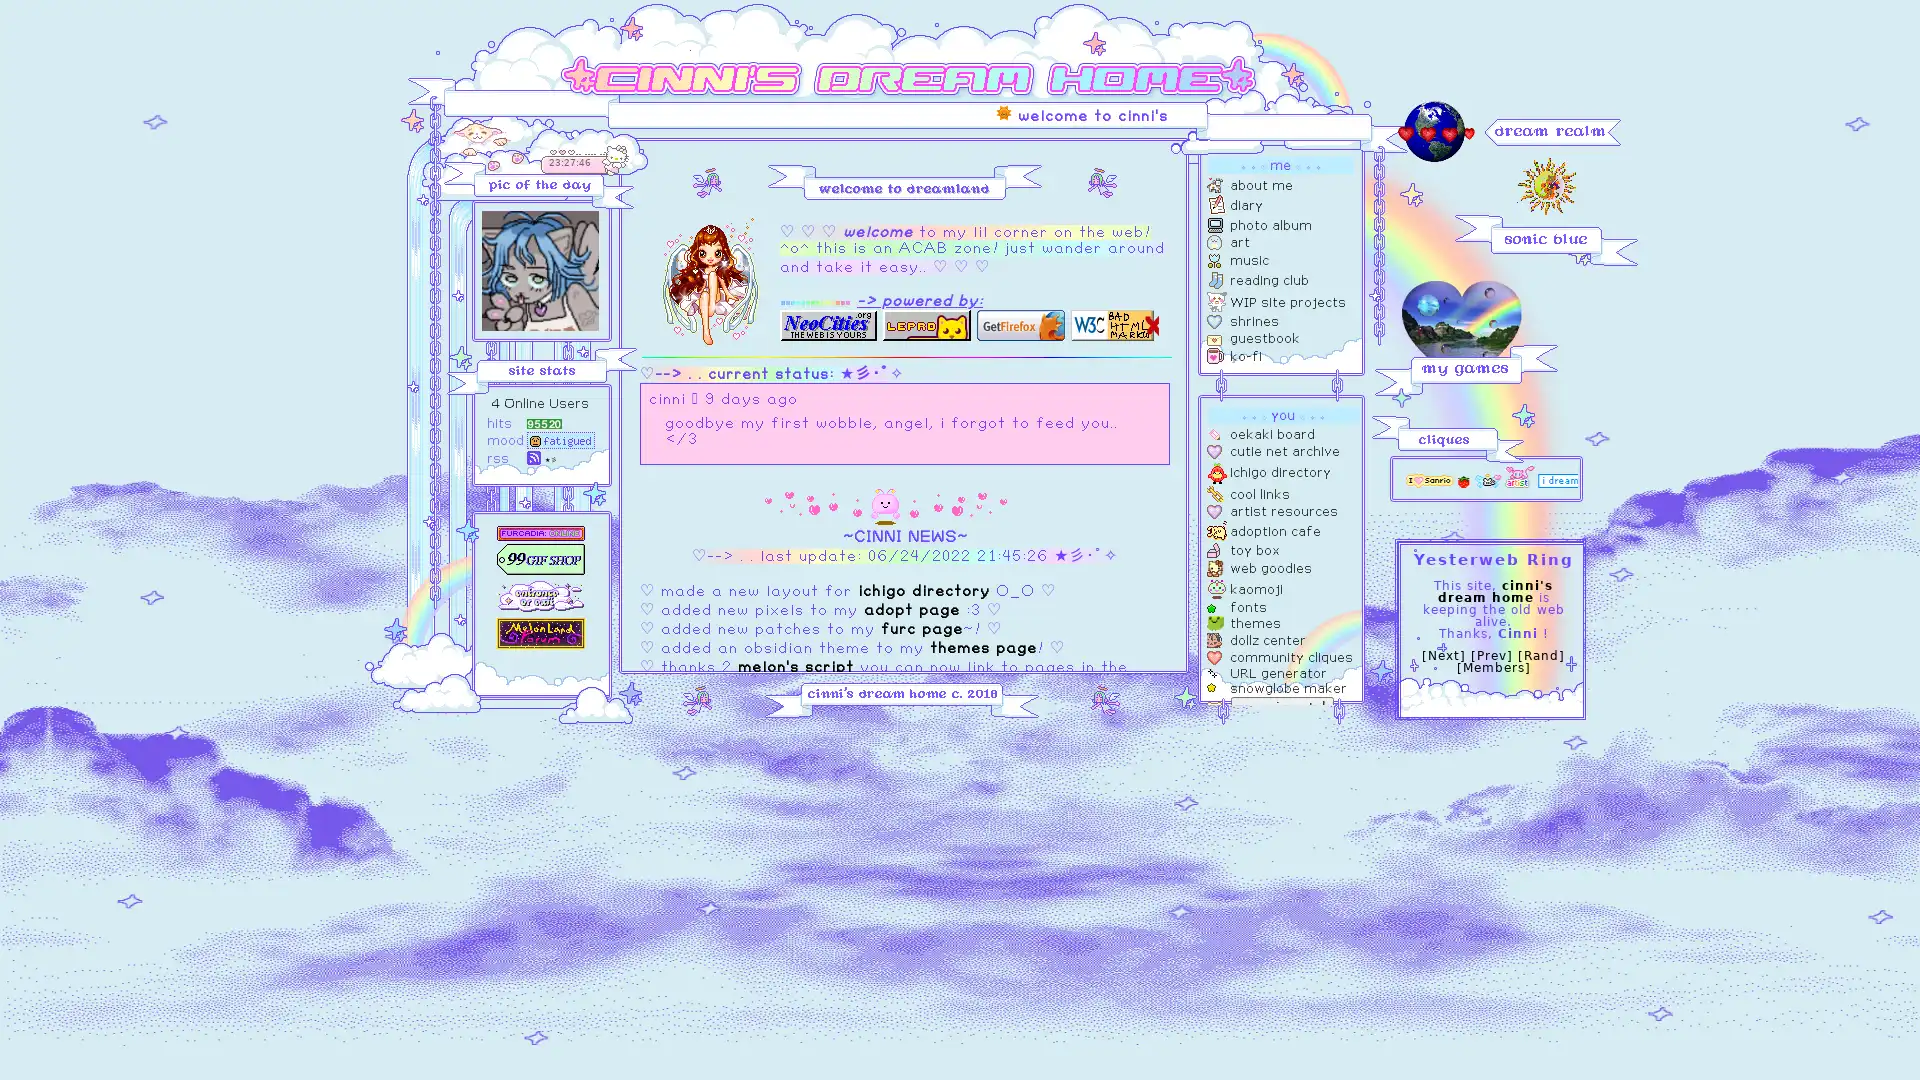 Image resolution: width=1920 pixels, height=1080 pixels. I want to click on experimental, so click(1282, 705).